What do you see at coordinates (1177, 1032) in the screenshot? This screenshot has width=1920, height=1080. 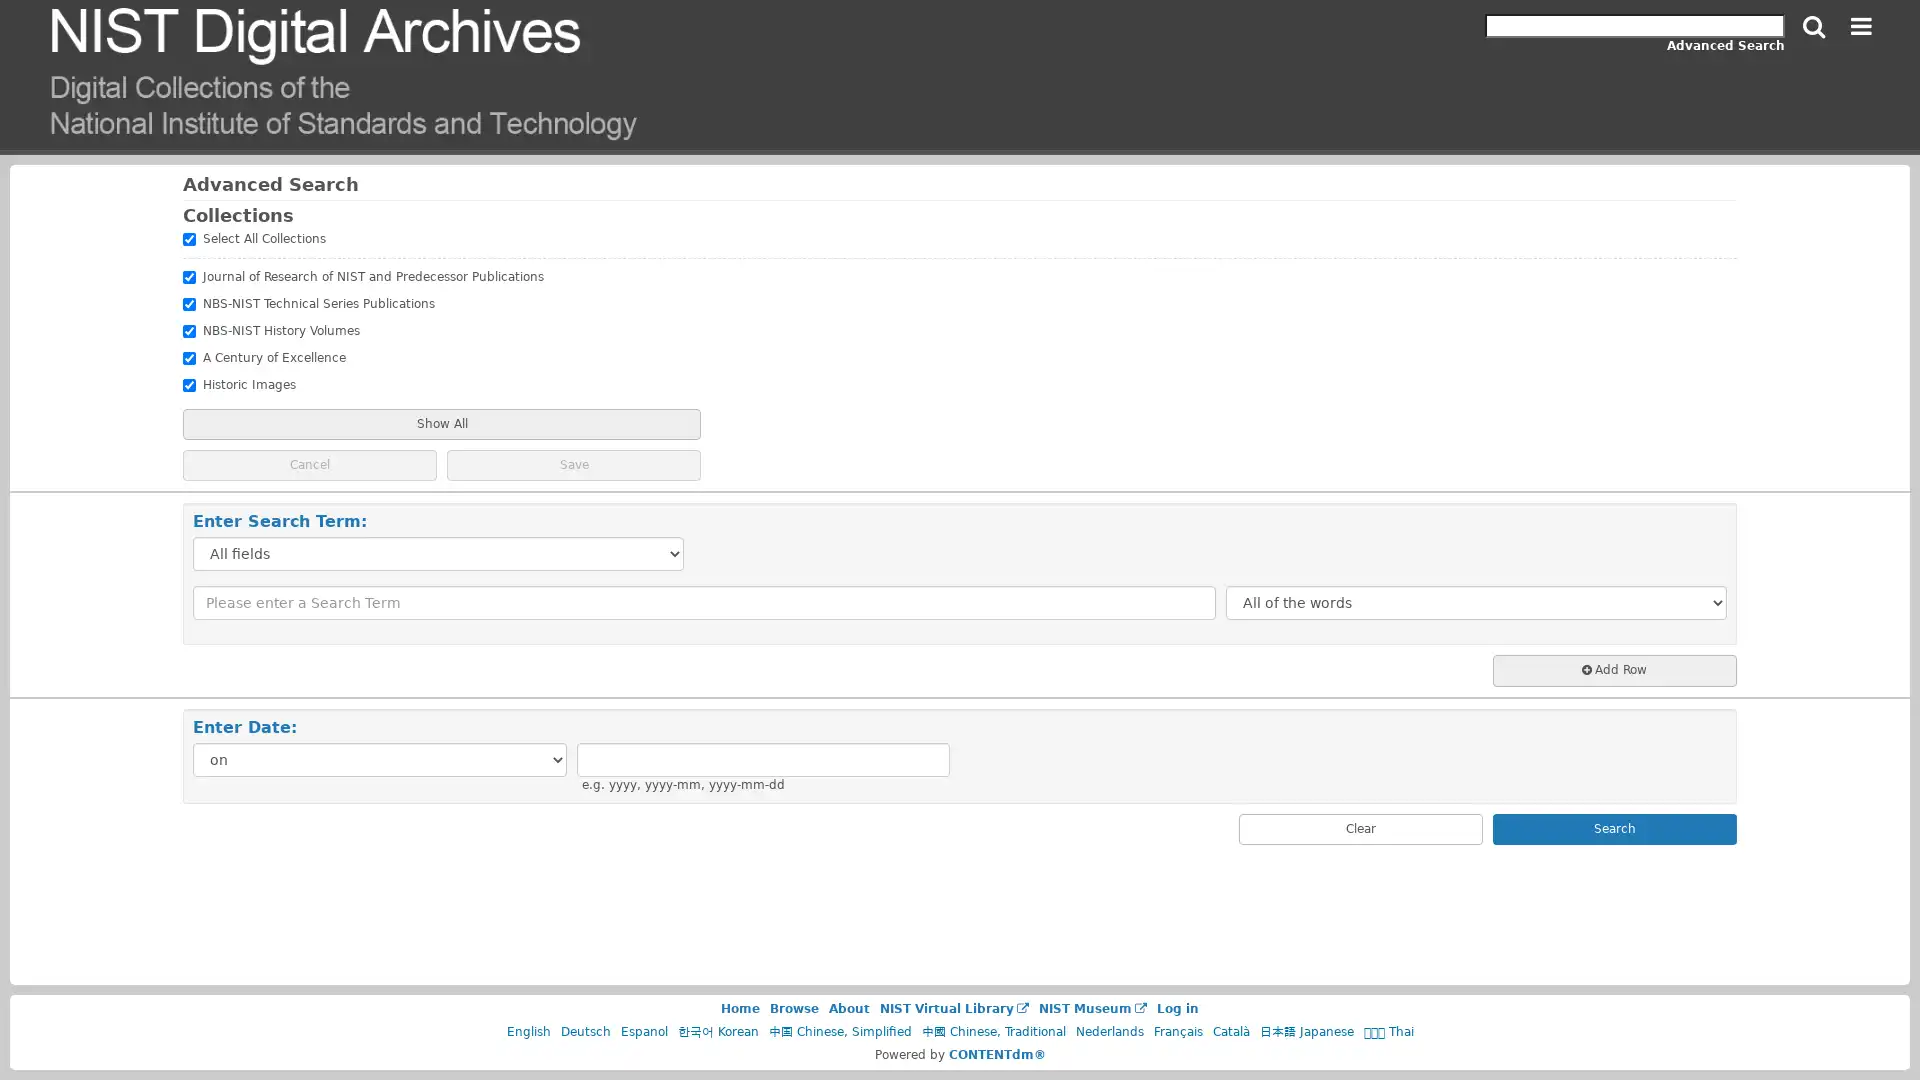 I see `Francais` at bounding box center [1177, 1032].